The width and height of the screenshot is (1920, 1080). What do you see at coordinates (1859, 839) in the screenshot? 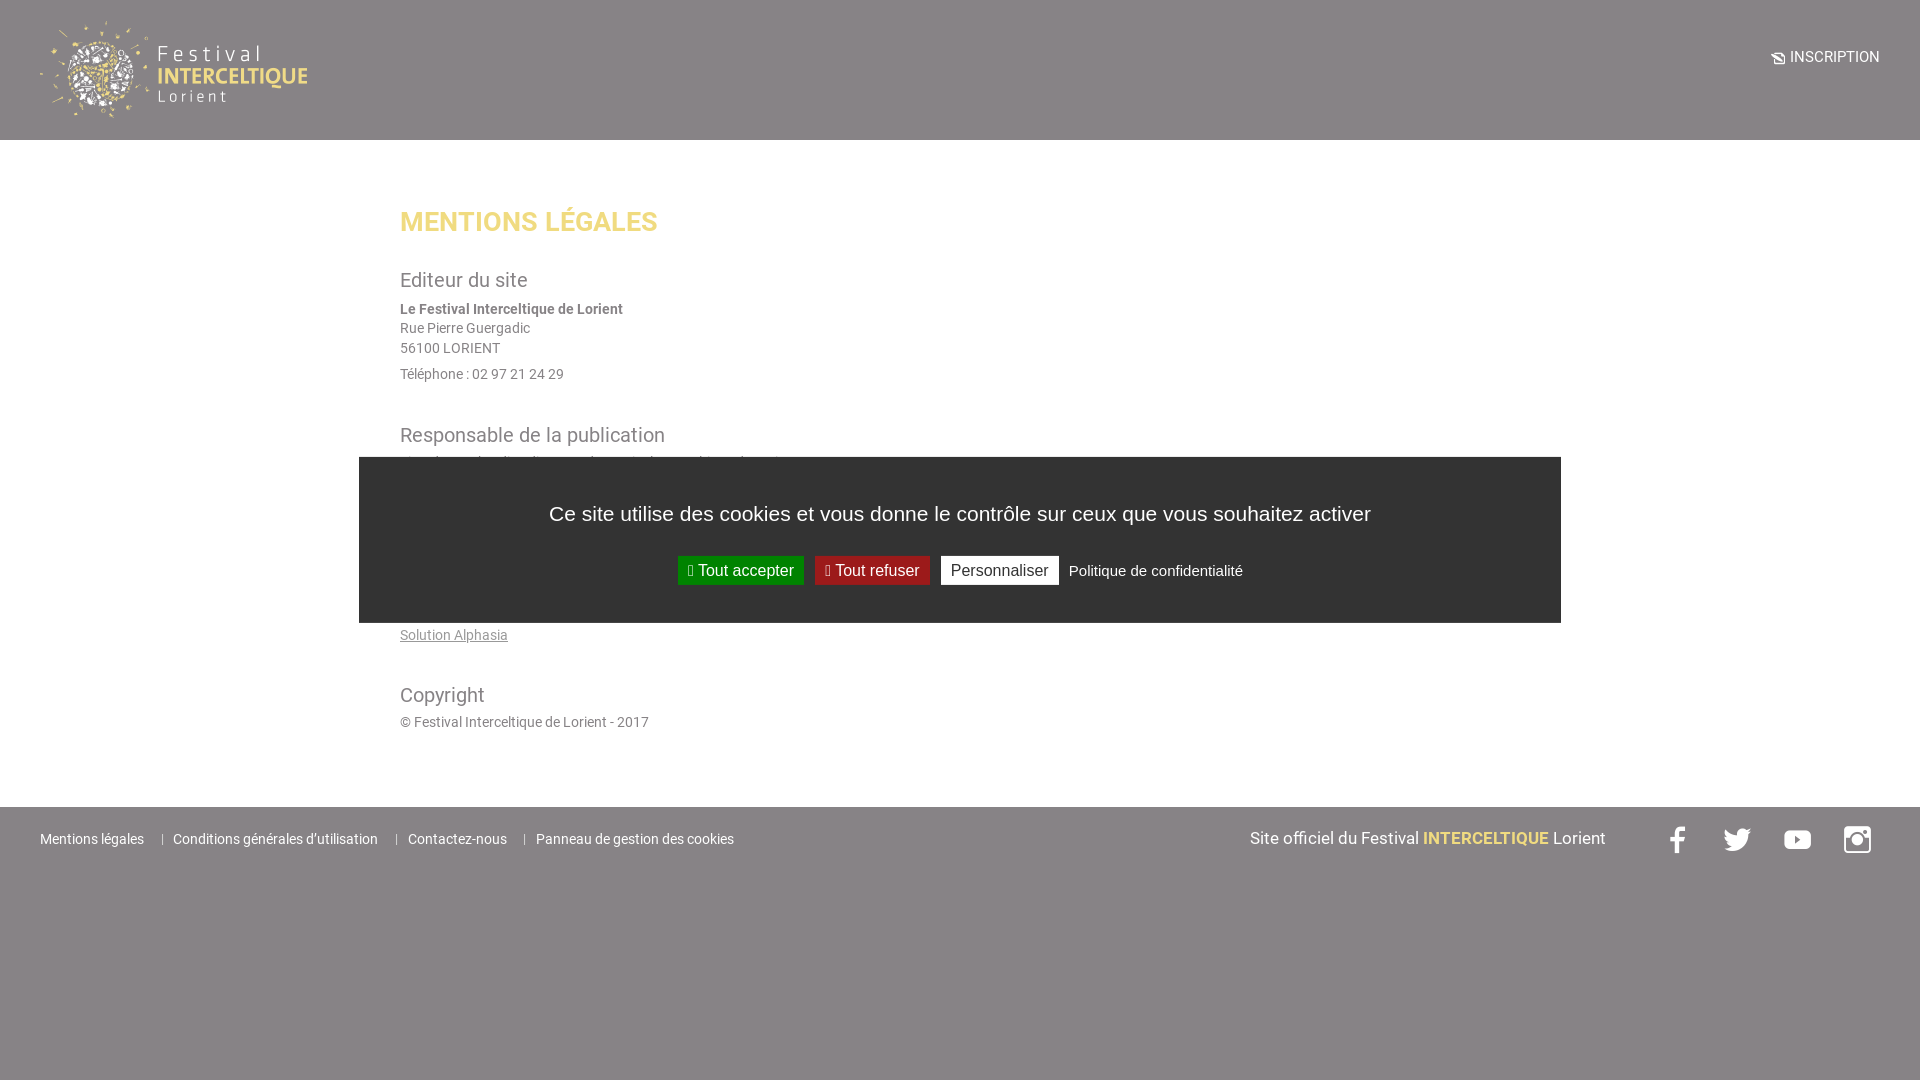
I see `'Instagram'` at bounding box center [1859, 839].